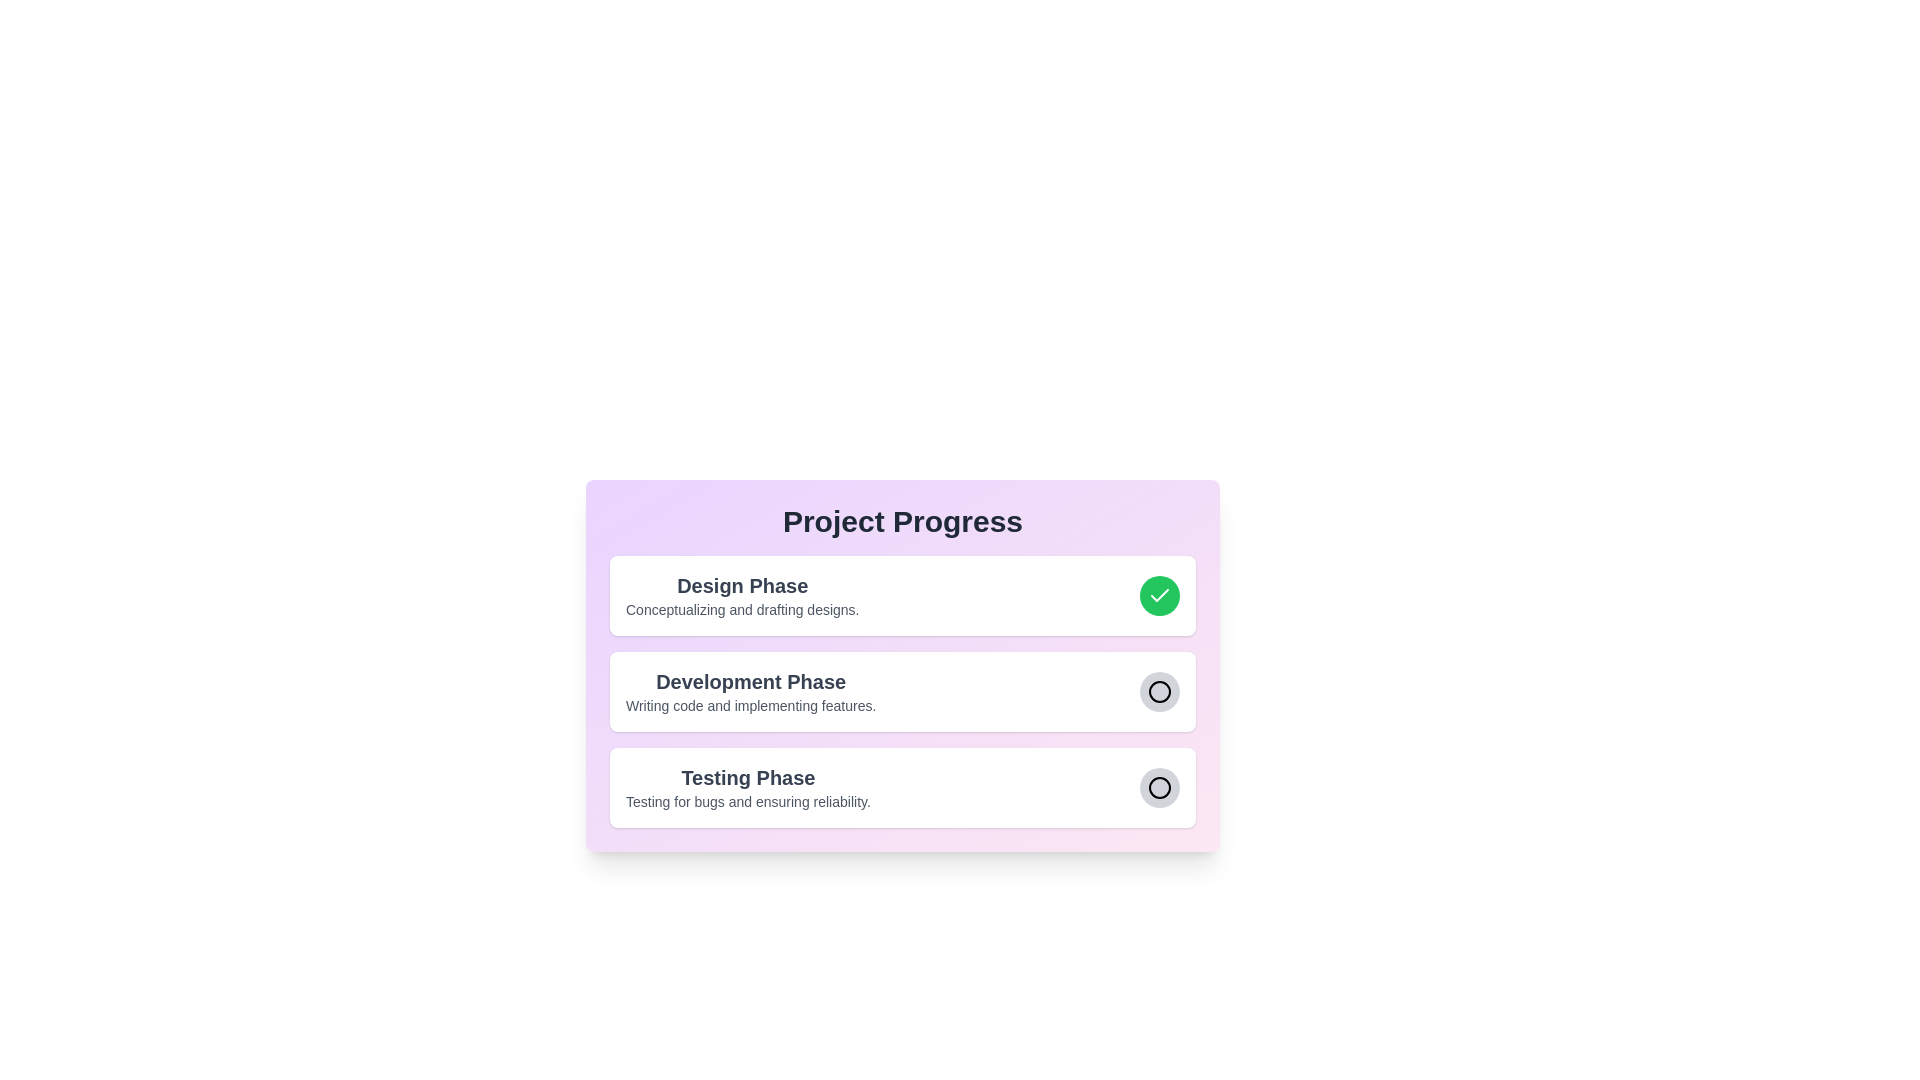 Image resolution: width=1920 pixels, height=1080 pixels. I want to click on the circular green button with a white checkmark icon located at the far-right side of the 'Design Phase' progress card to confirm or complete an action, so click(1160, 595).